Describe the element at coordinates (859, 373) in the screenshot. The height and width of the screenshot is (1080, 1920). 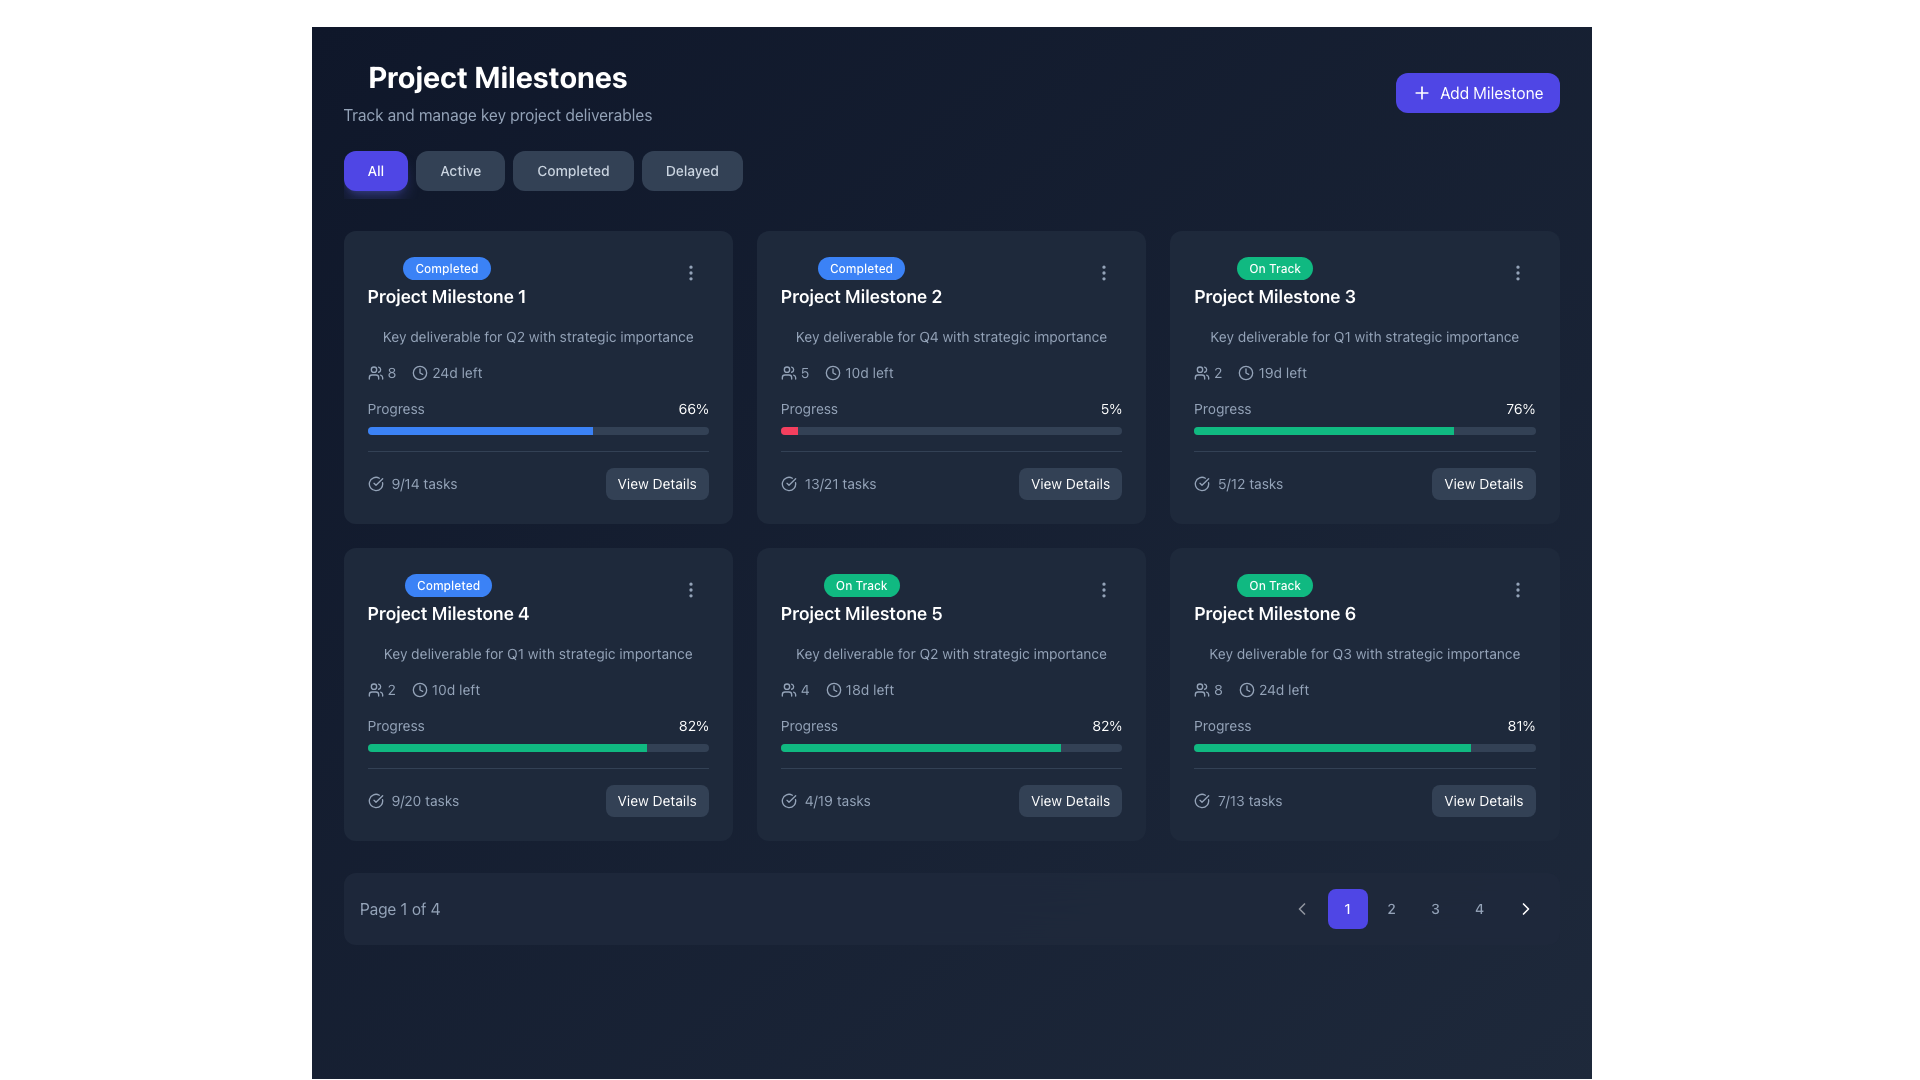
I see `informational text about the time left for the second milestone in the top row of the project milestones grid, located near the top-left corner of its card, following the teams icon` at that location.